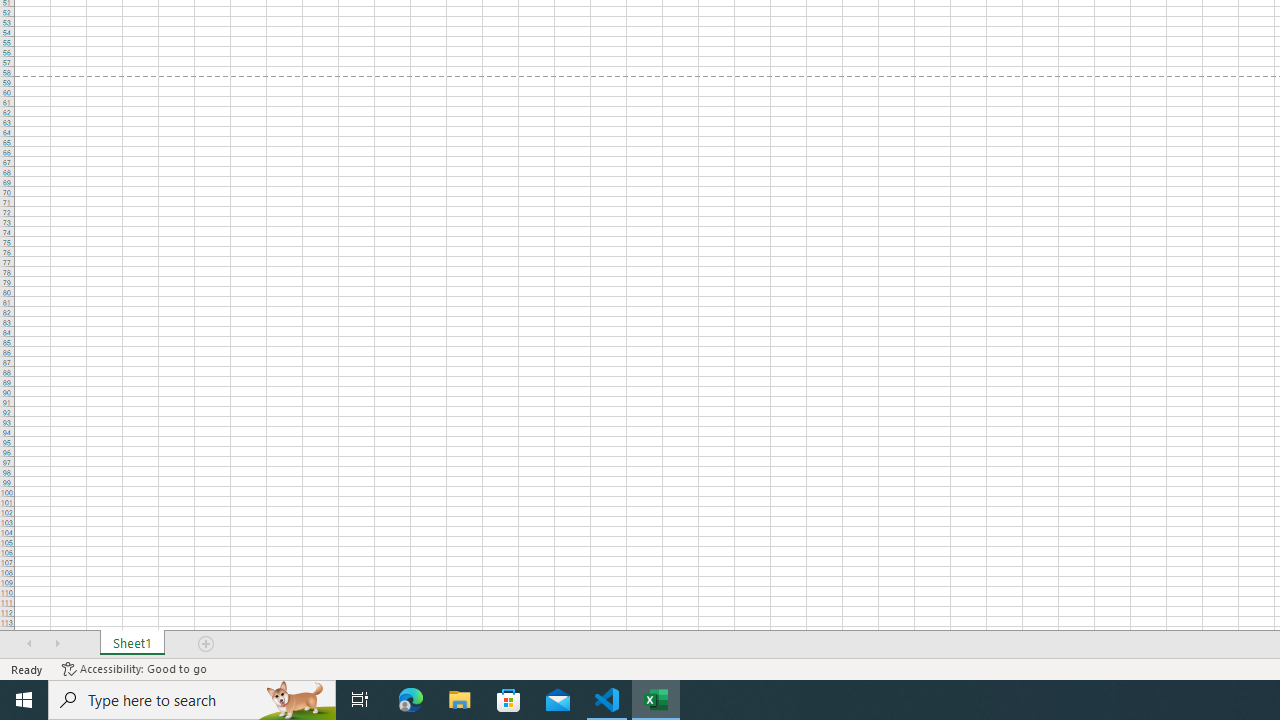 This screenshot has height=720, width=1280. I want to click on 'Sheet1', so click(131, 644).